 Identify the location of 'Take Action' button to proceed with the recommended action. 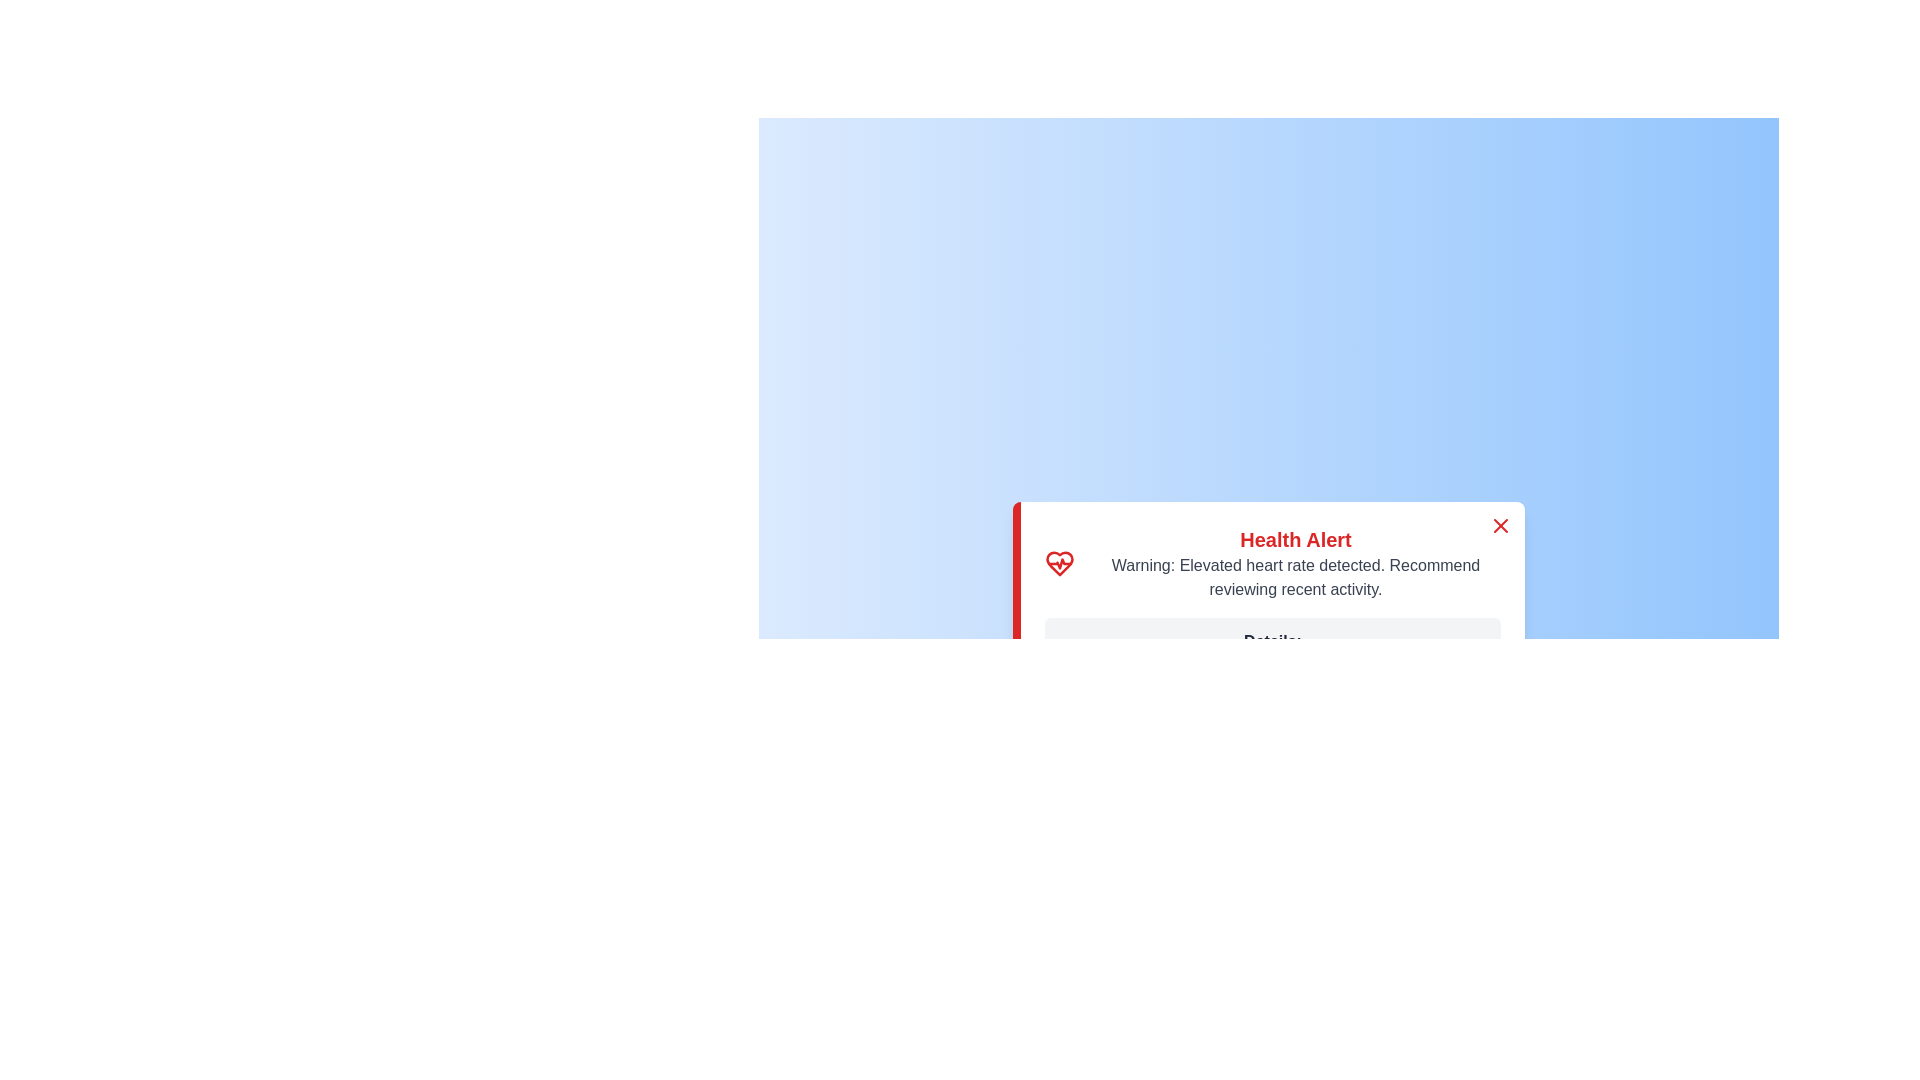
(1348, 769).